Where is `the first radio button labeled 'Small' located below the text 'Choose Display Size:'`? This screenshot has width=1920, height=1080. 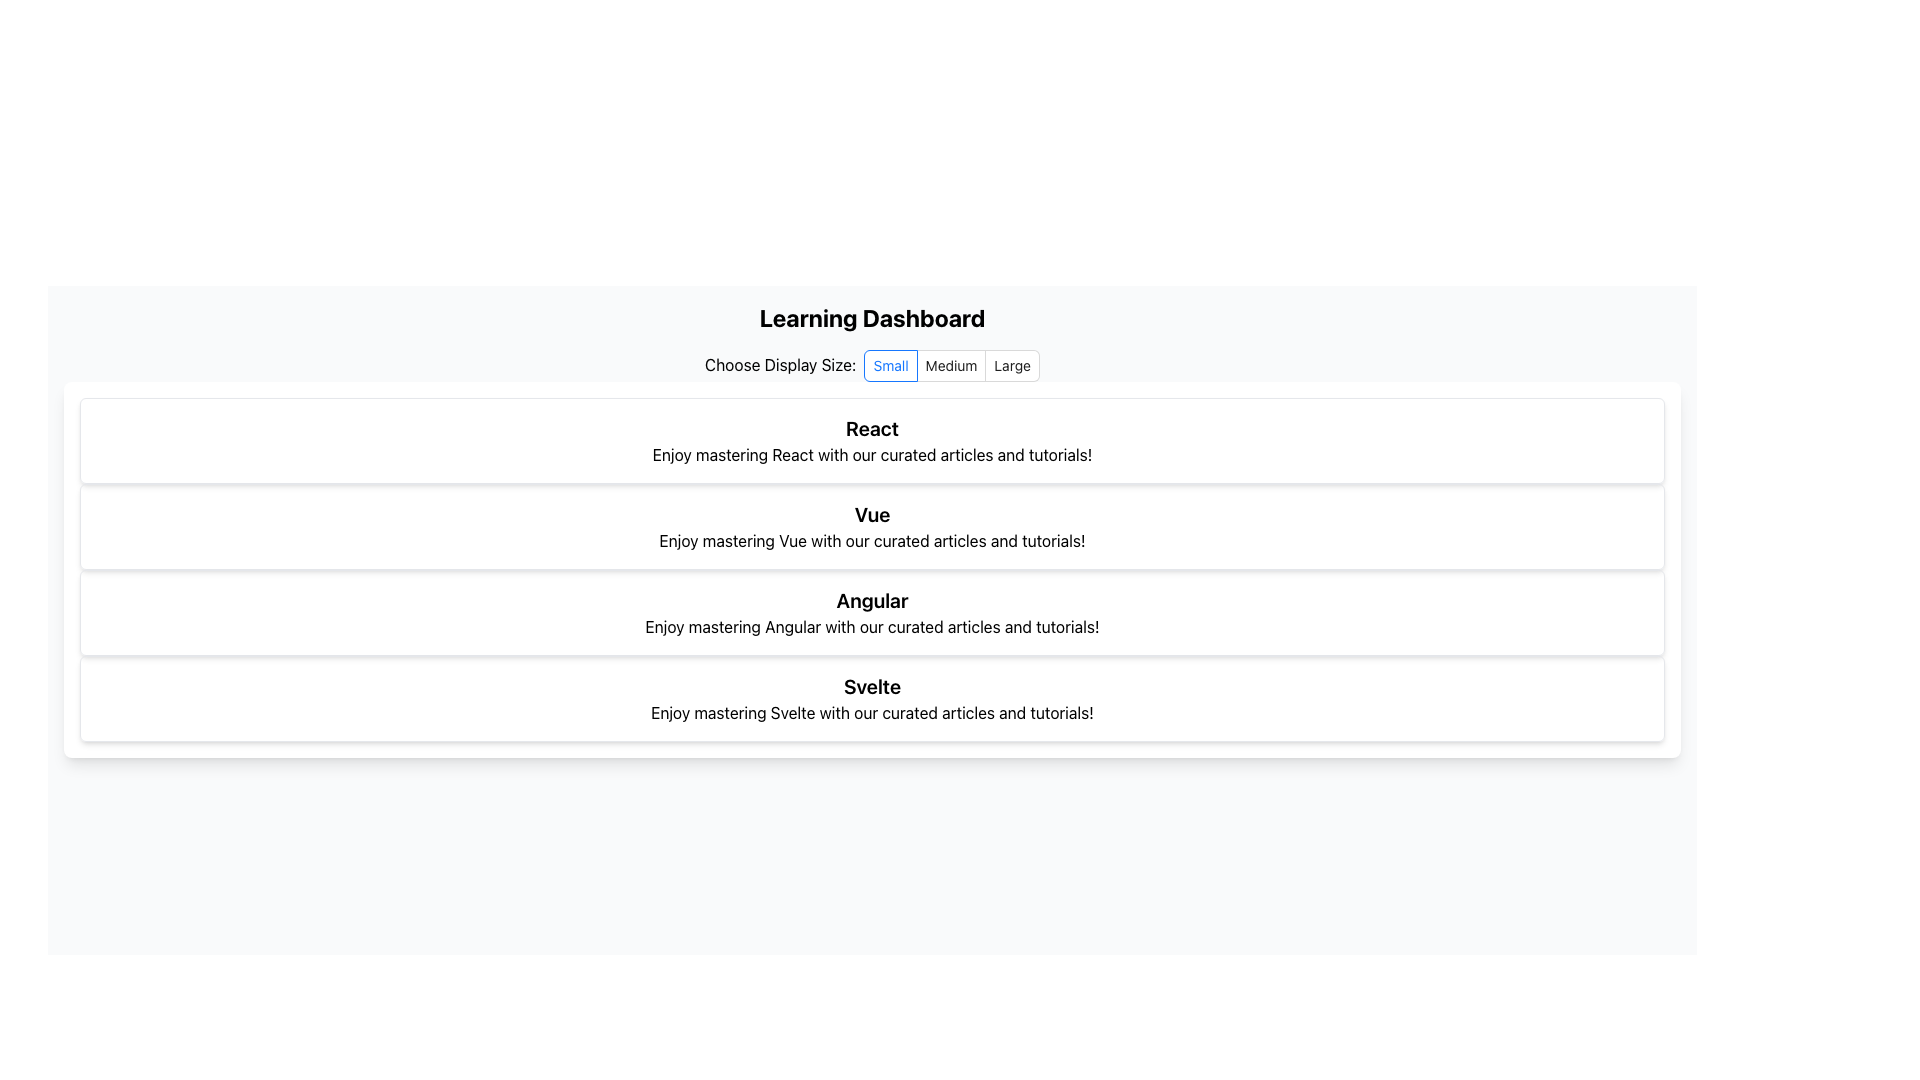 the first radio button labeled 'Small' located below the text 'Choose Display Size:' is located at coordinates (890, 366).